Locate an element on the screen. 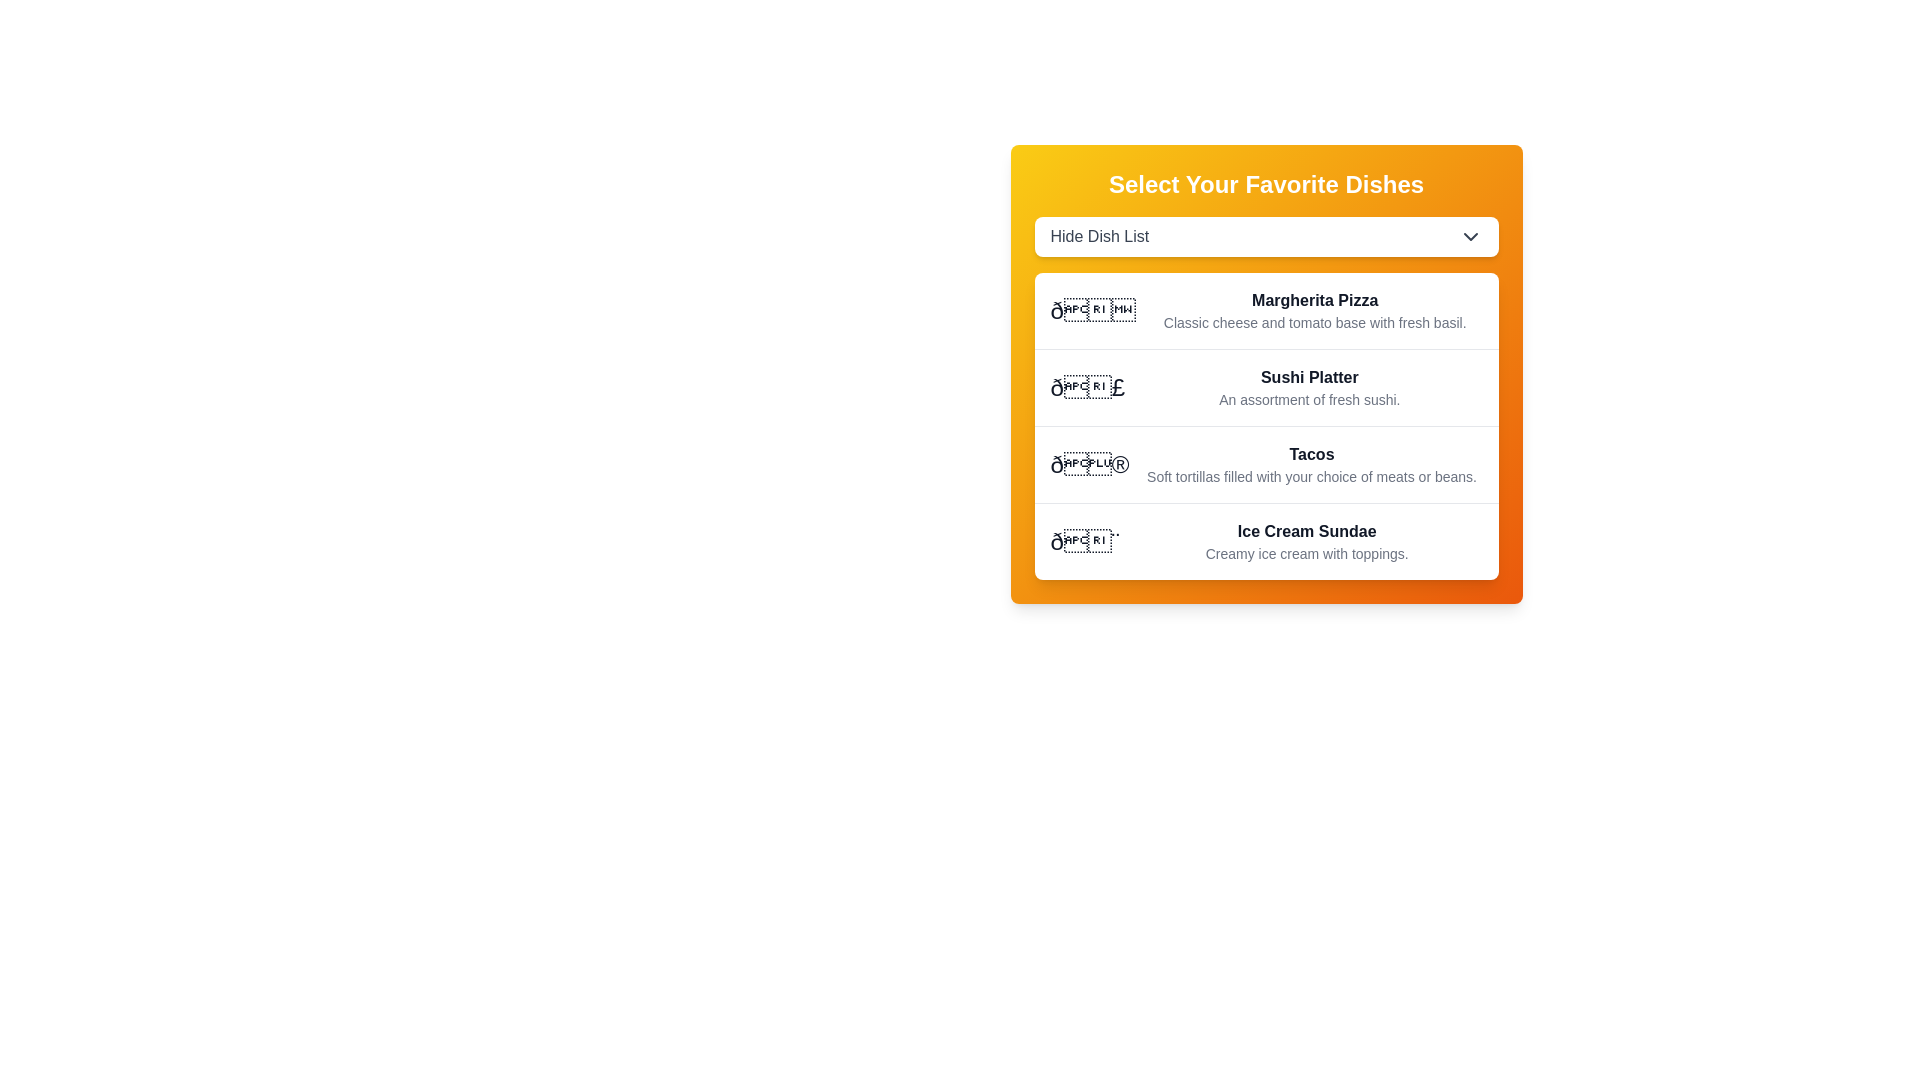 This screenshot has height=1080, width=1920. the text component displaying the bolded title 'Sushi Platter' and the subtitle 'An assortment of fresh sushi', which is centrally located in the second item of the dish selection menu is located at coordinates (1309, 388).